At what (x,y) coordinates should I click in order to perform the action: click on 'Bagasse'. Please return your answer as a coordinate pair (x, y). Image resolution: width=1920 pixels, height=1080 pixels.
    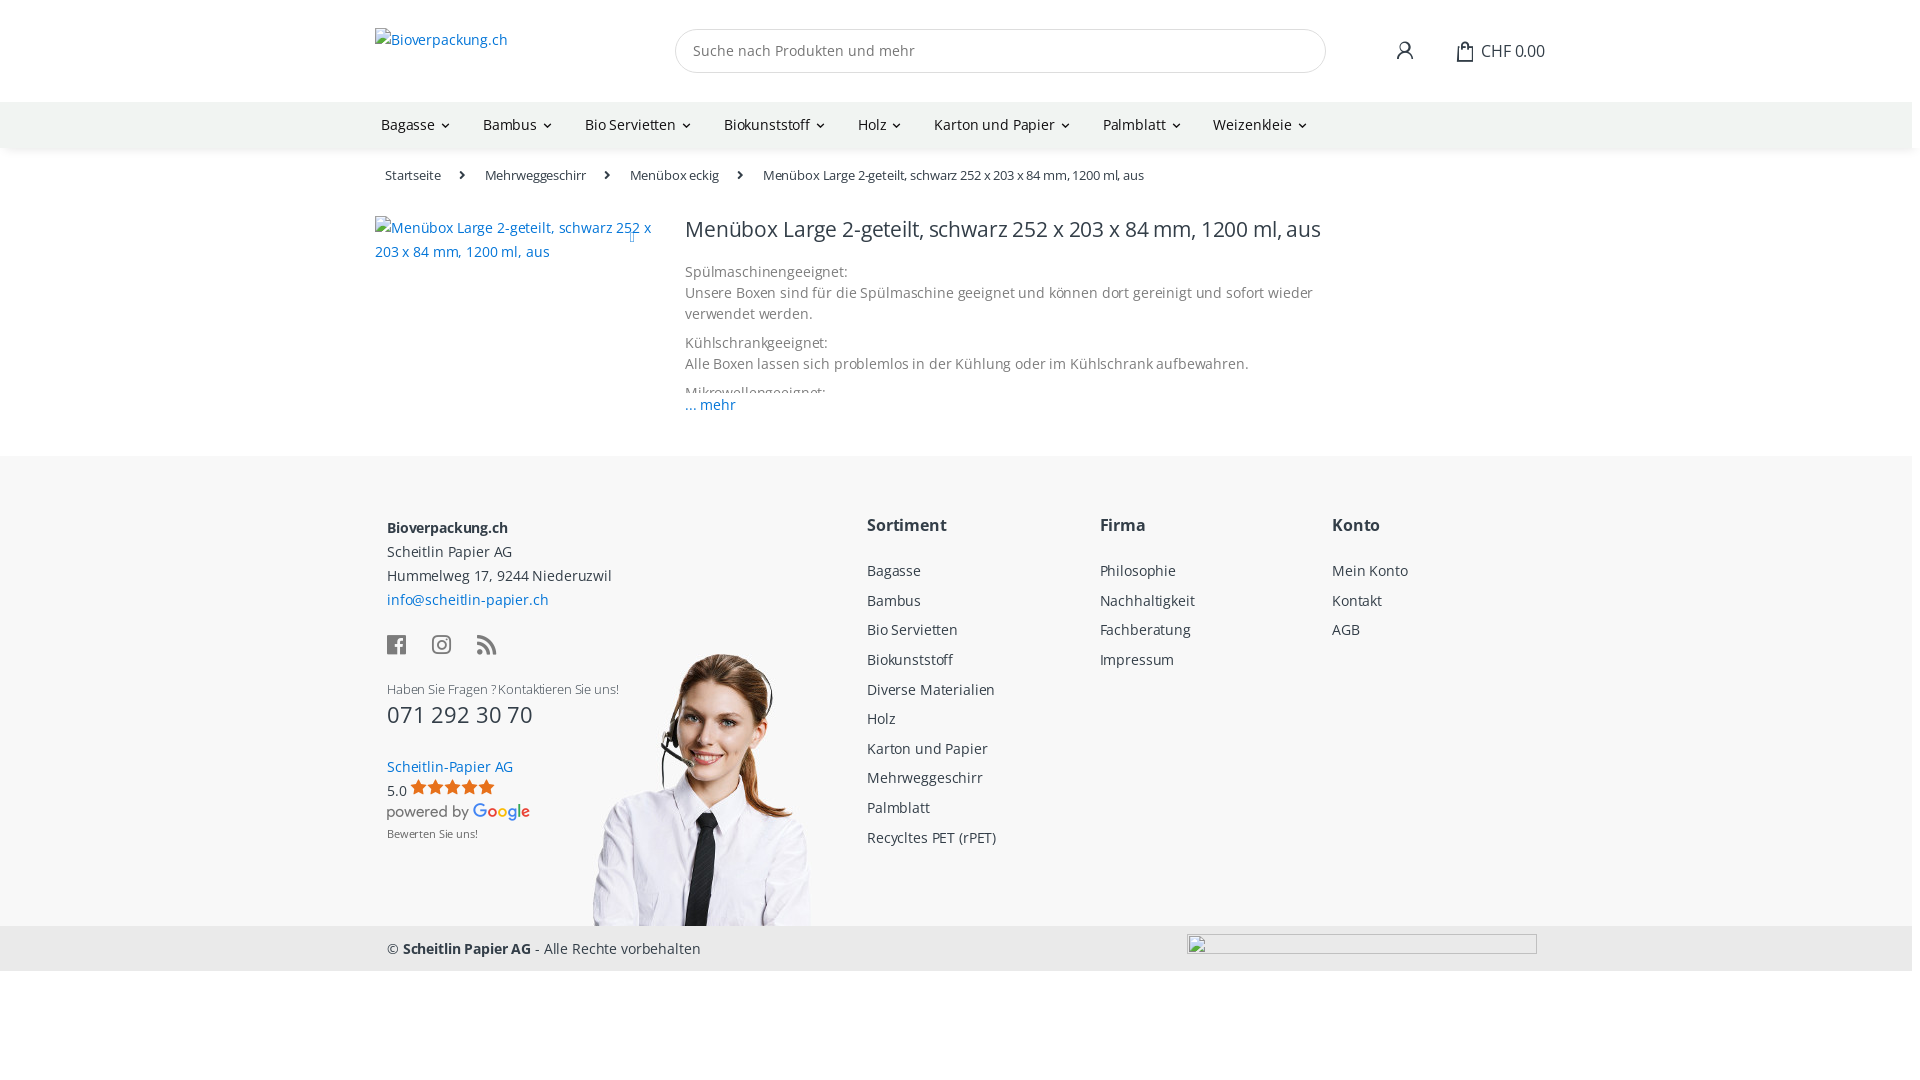
    Looking at the image, I should click on (416, 124).